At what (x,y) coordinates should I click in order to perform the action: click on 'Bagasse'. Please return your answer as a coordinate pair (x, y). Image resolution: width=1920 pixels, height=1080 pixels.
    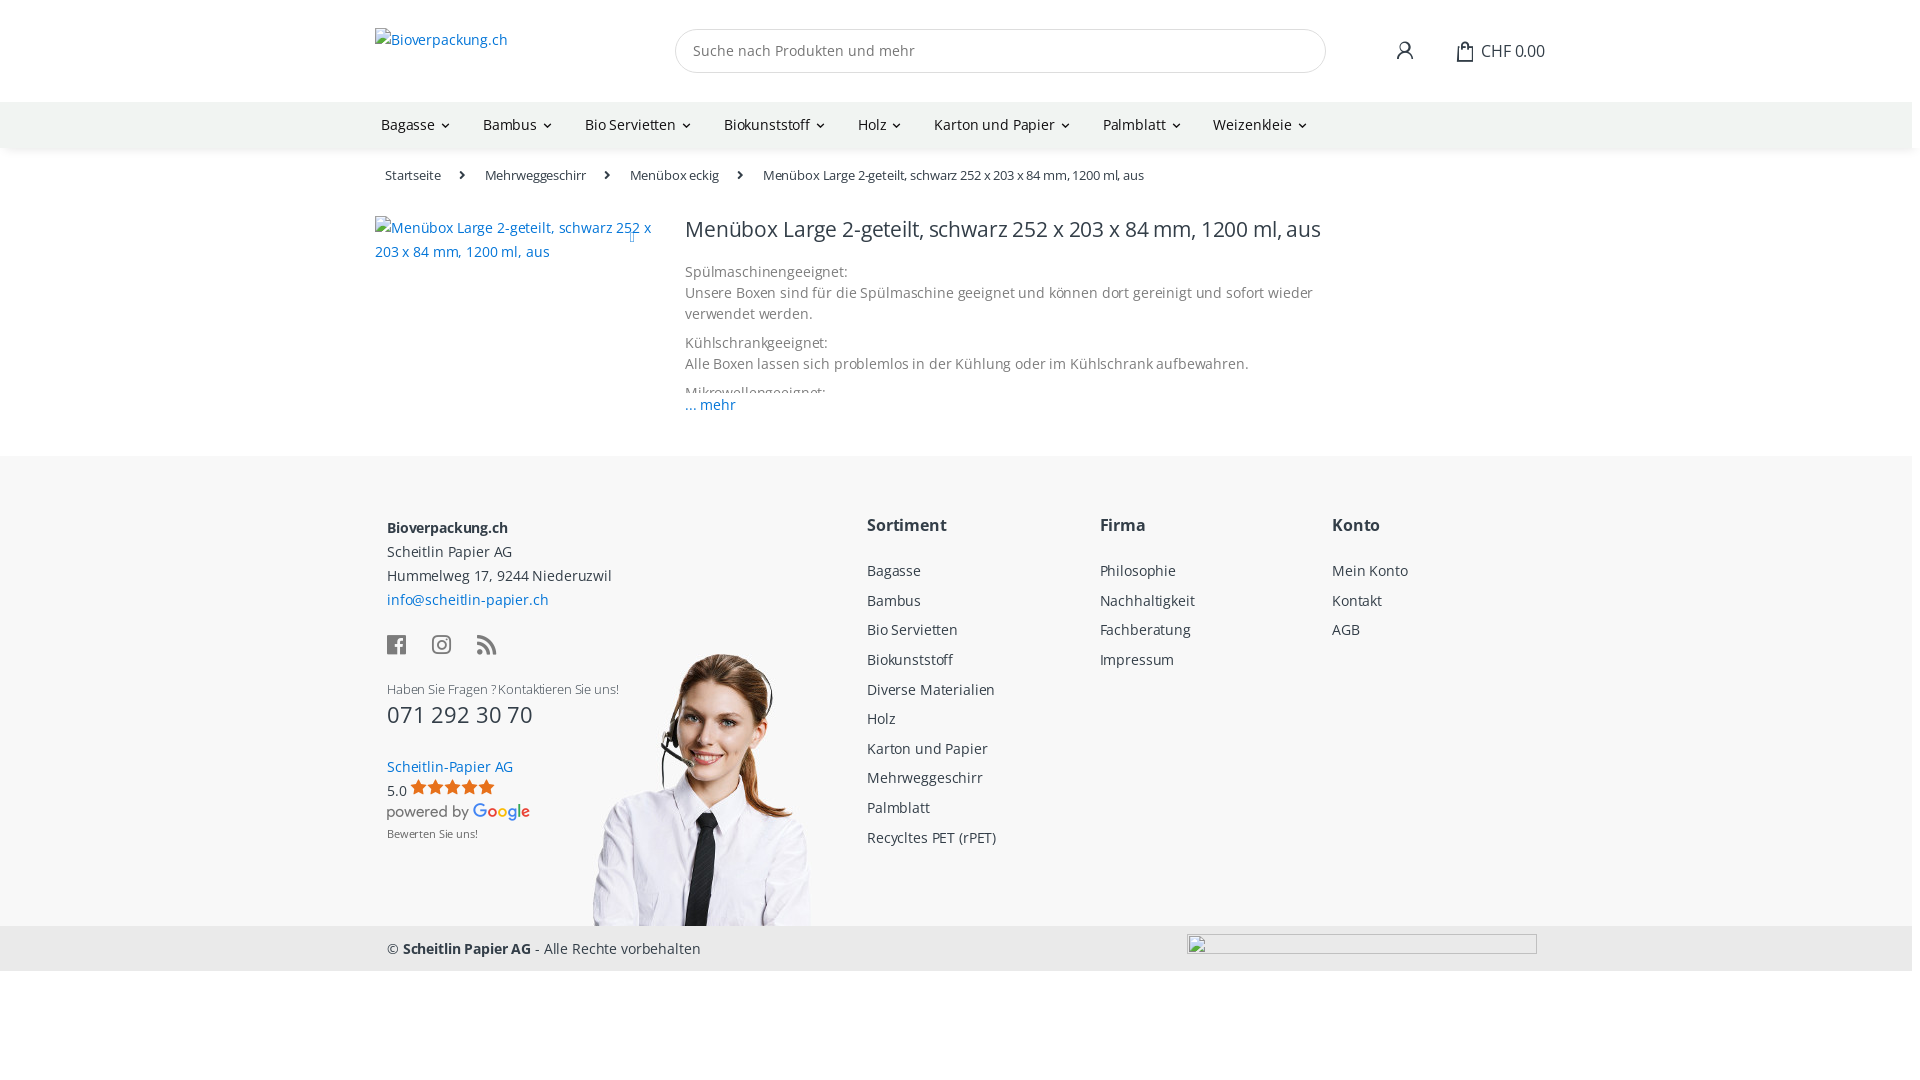
    Looking at the image, I should click on (416, 124).